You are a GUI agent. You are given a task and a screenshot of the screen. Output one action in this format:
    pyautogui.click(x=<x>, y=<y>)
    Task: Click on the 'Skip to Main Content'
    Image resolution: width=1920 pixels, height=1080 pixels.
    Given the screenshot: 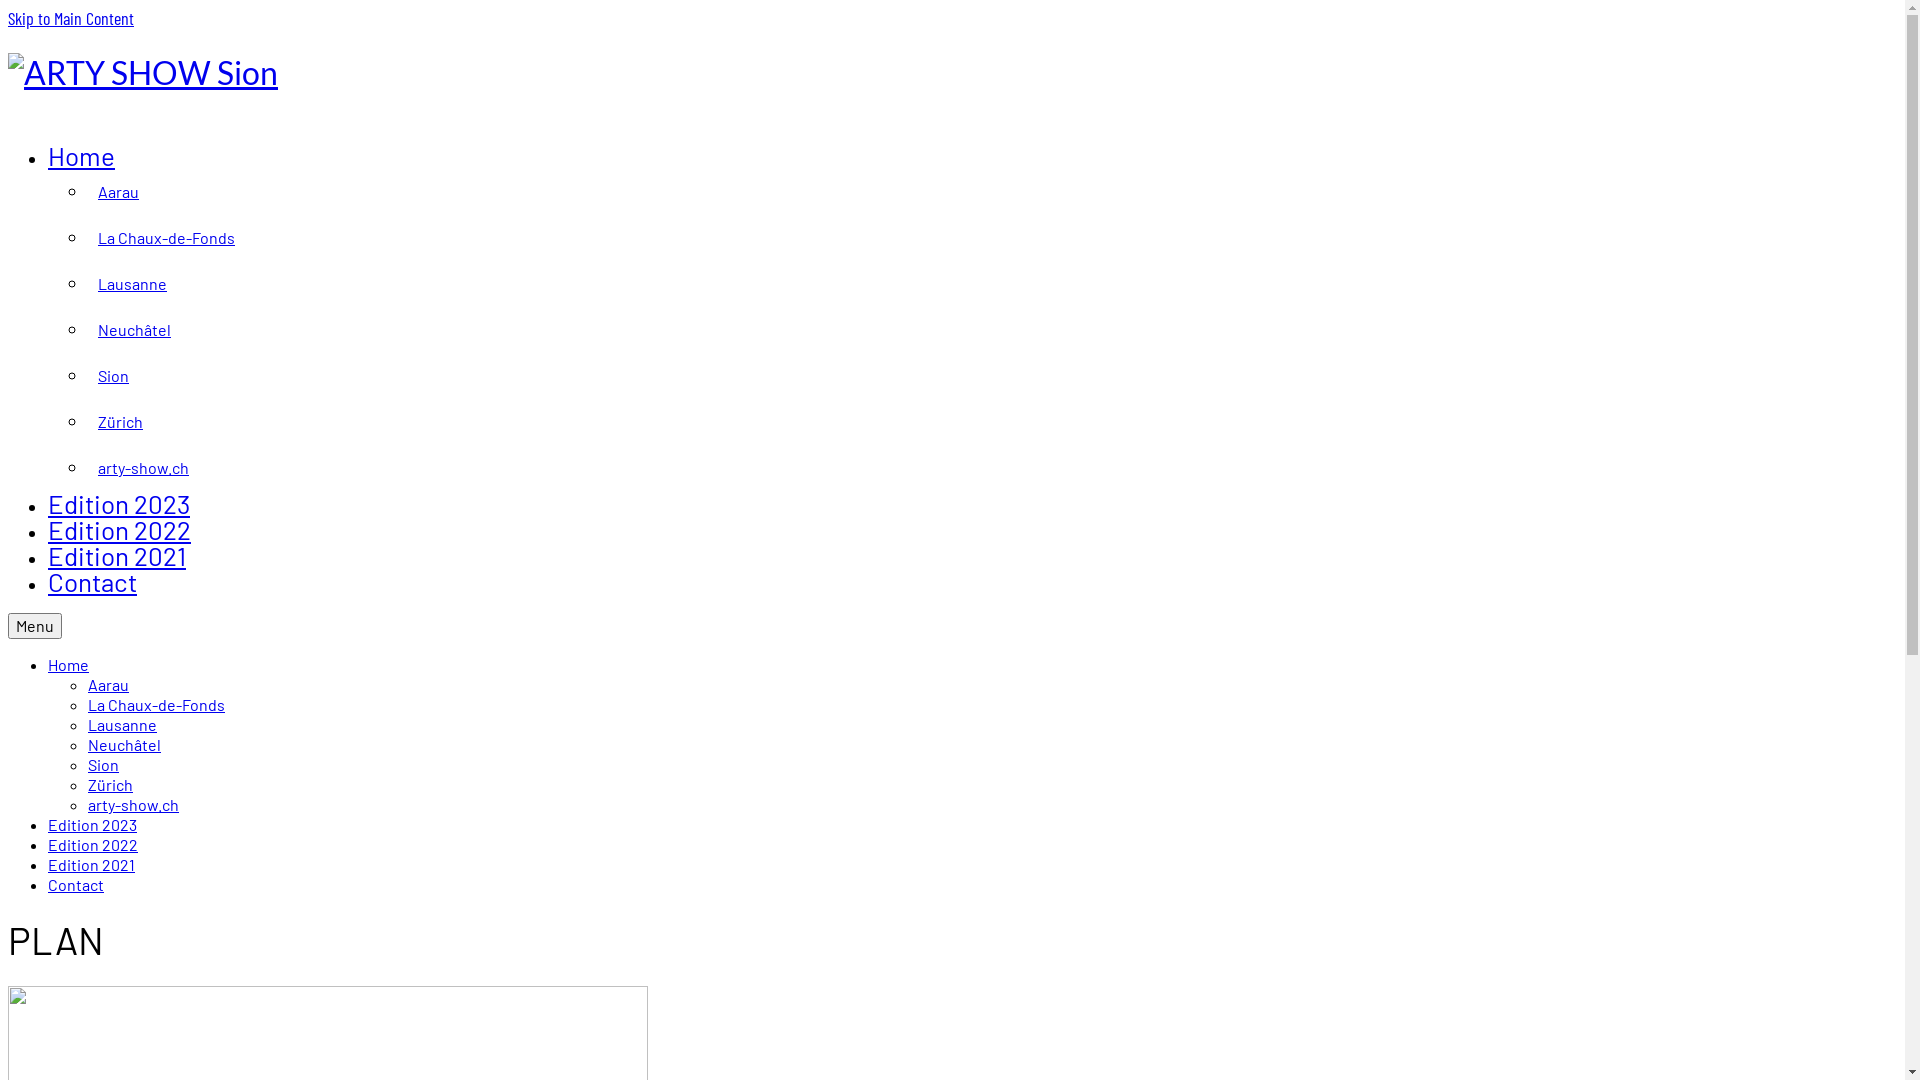 What is the action you would take?
    pyautogui.click(x=71, y=18)
    